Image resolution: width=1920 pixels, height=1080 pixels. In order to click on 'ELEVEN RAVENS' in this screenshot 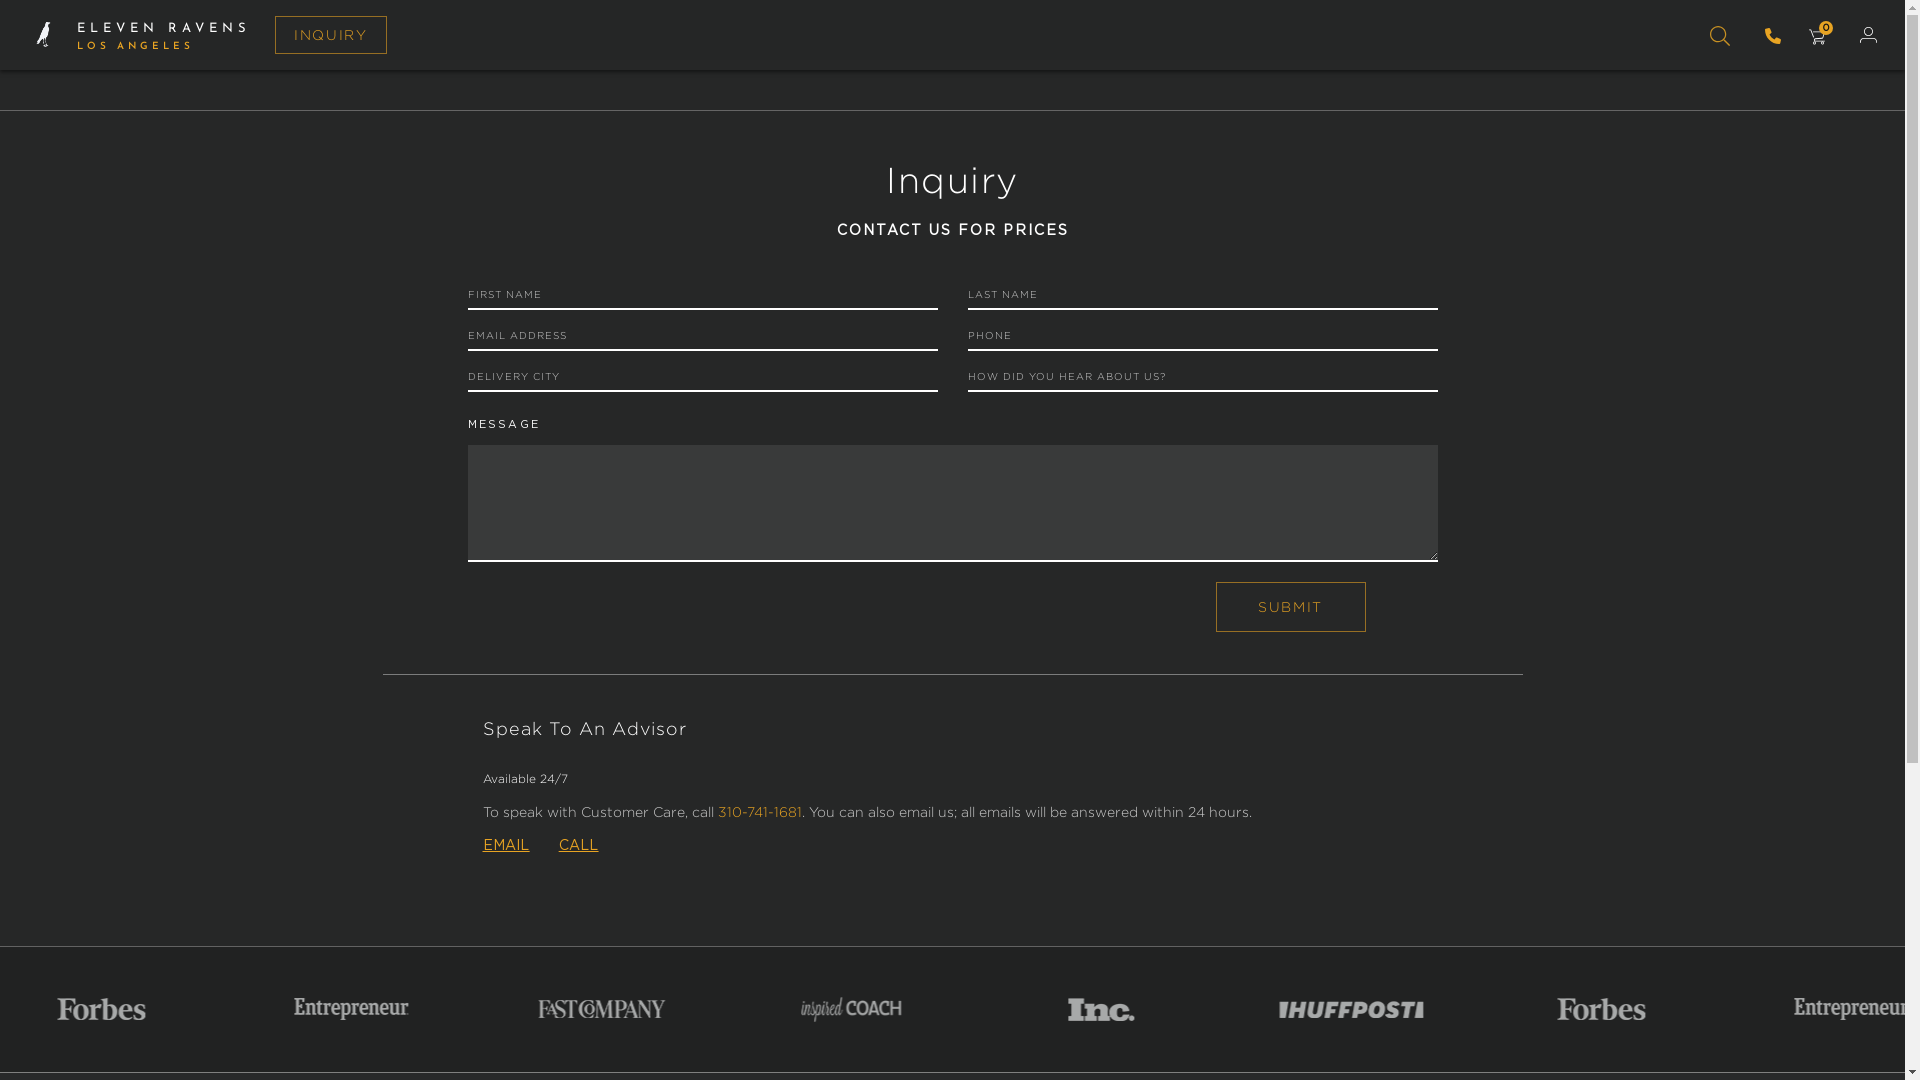, I will do `click(163, 27)`.